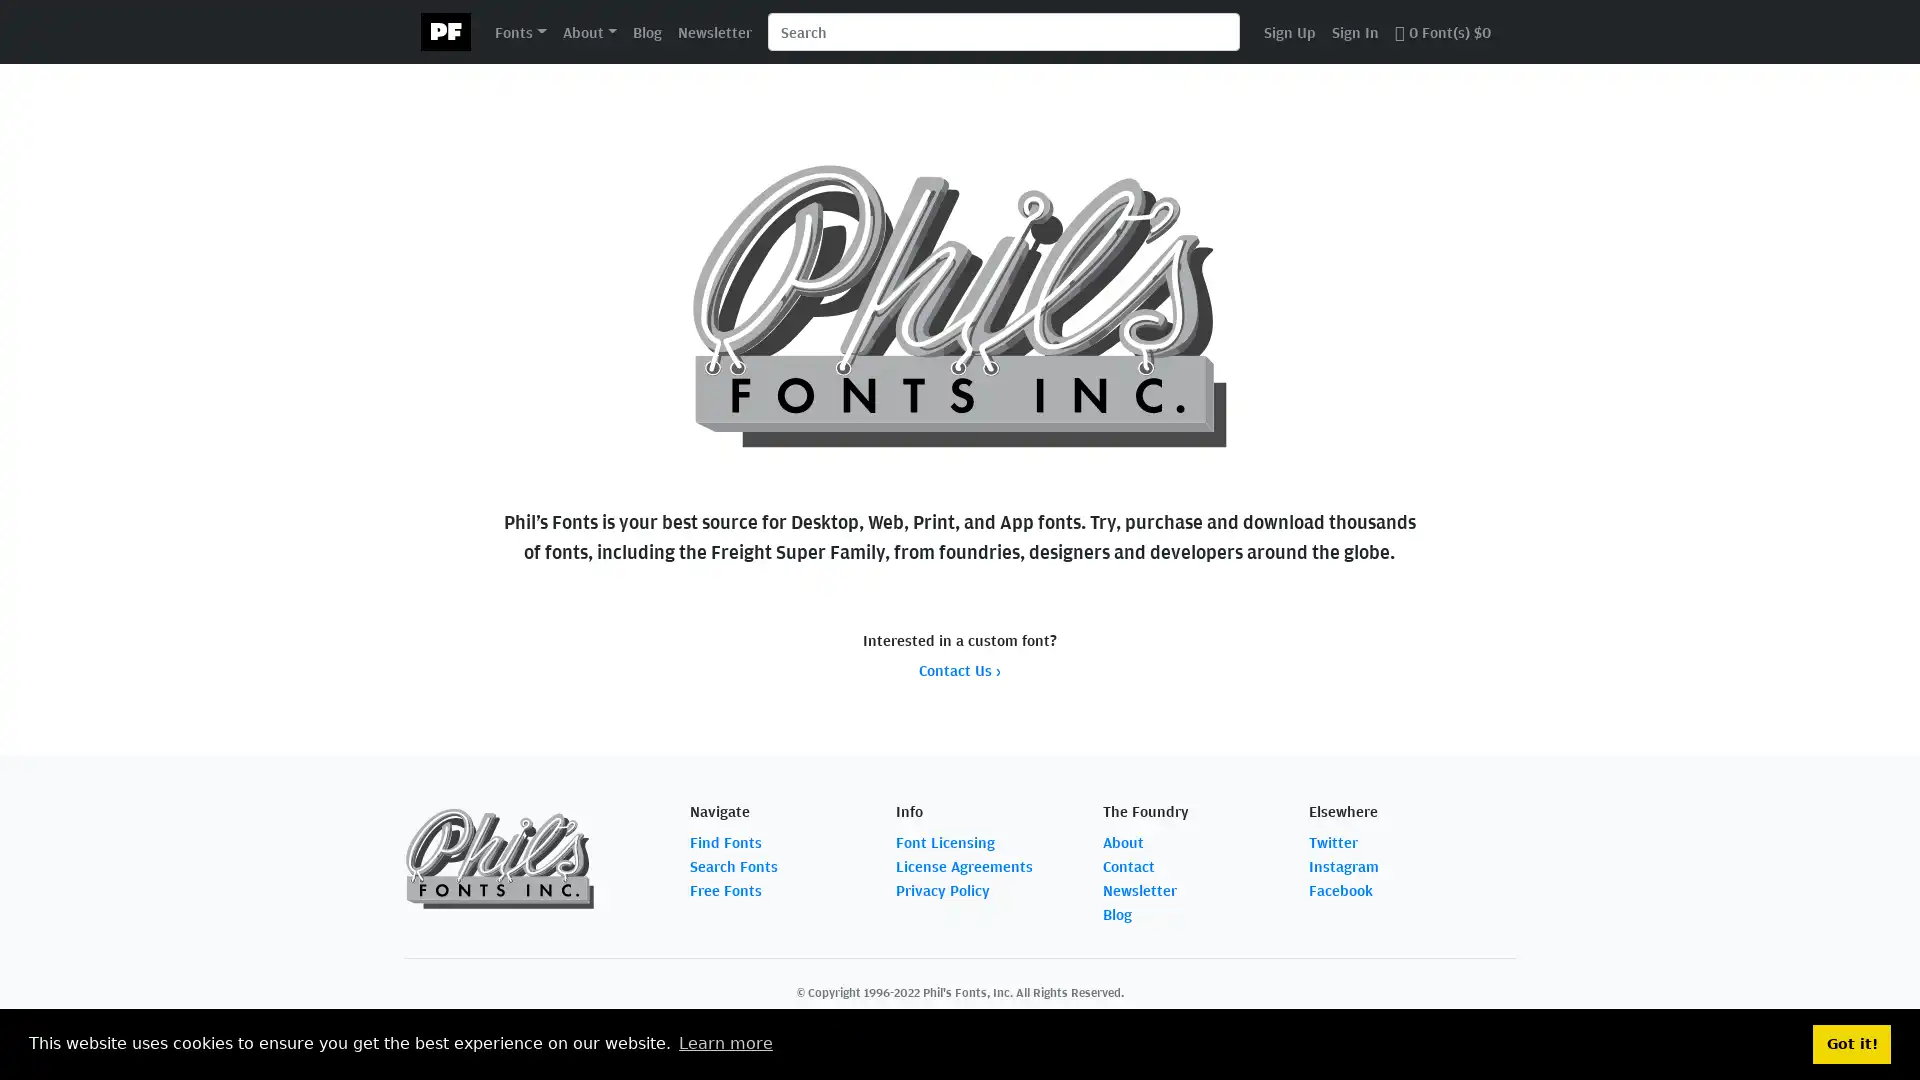 Image resolution: width=1920 pixels, height=1080 pixels. I want to click on Fonts, so click(520, 30).